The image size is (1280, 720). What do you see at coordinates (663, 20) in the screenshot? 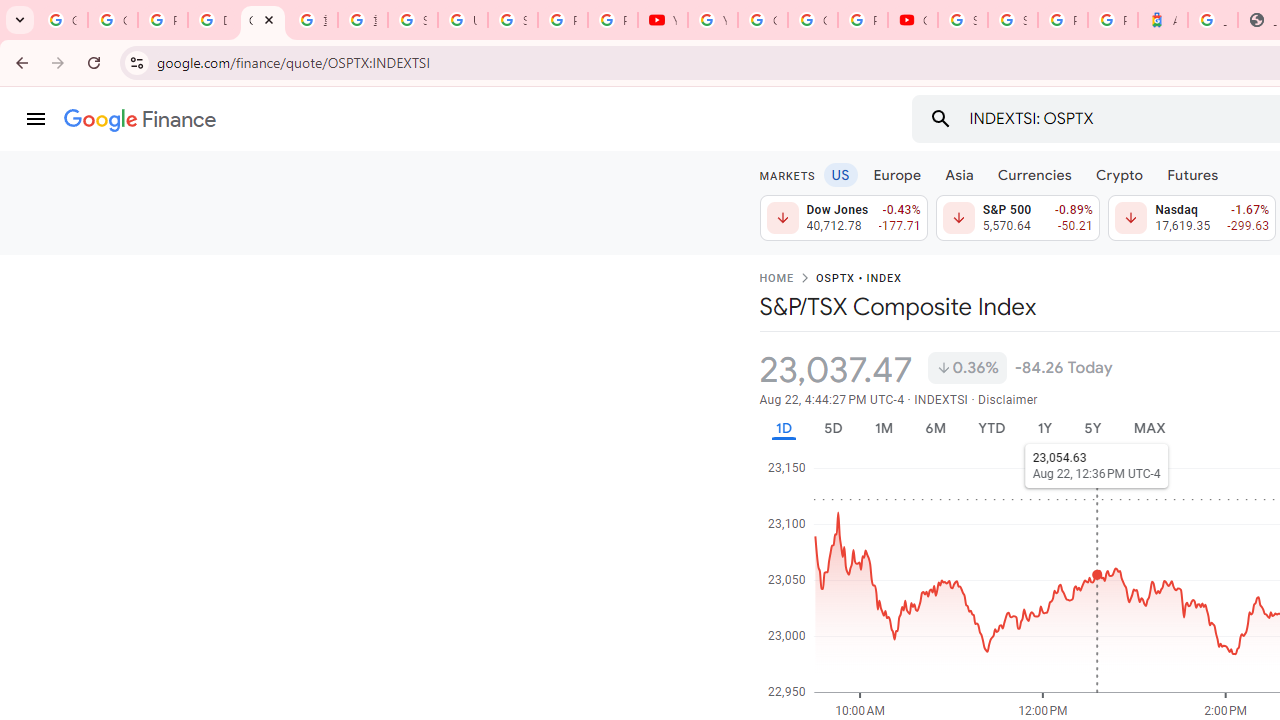
I see `'YouTube'` at bounding box center [663, 20].